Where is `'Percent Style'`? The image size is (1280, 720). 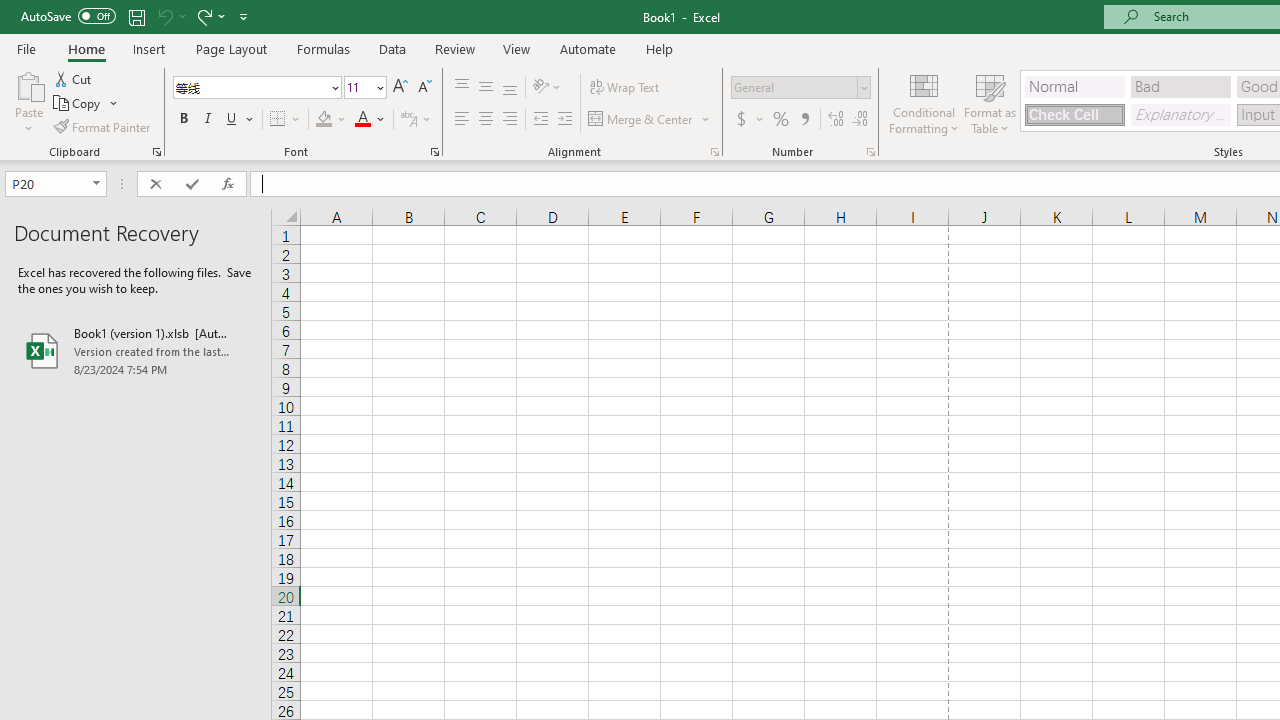 'Percent Style' is located at coordinates (780, 119).